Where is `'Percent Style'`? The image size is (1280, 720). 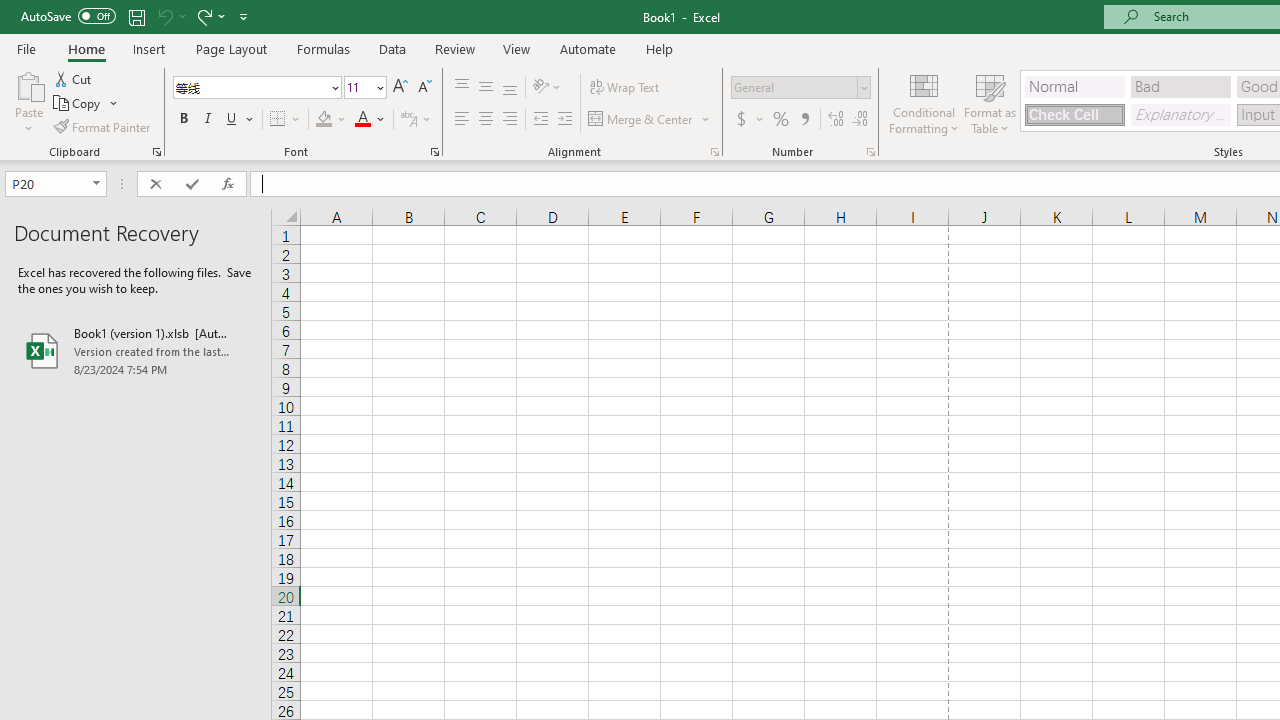 'Percent Style' is located at coordinates (780, 119).